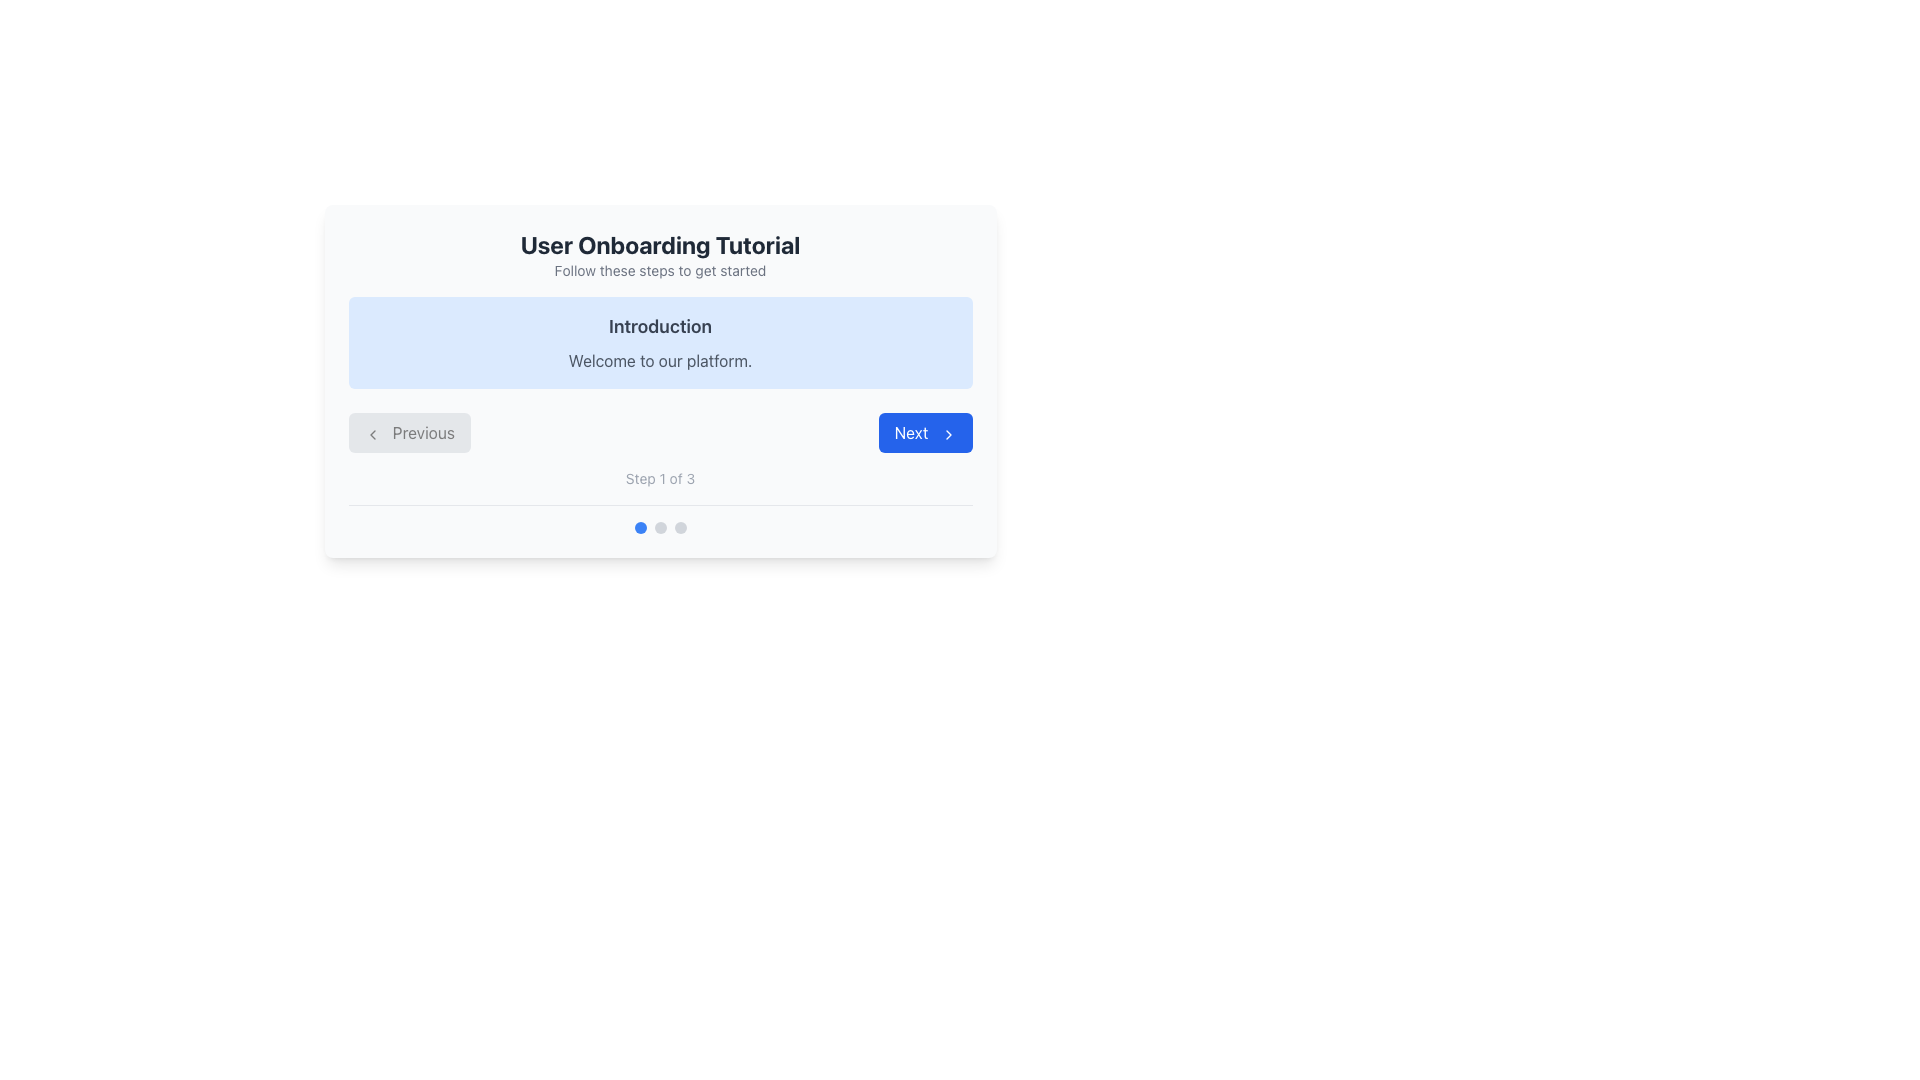  Describe the element at coordinates (924, 431) in the screenshot. I see `the 'Next' button located in the lower right corner of the onboarding modal` at that location.